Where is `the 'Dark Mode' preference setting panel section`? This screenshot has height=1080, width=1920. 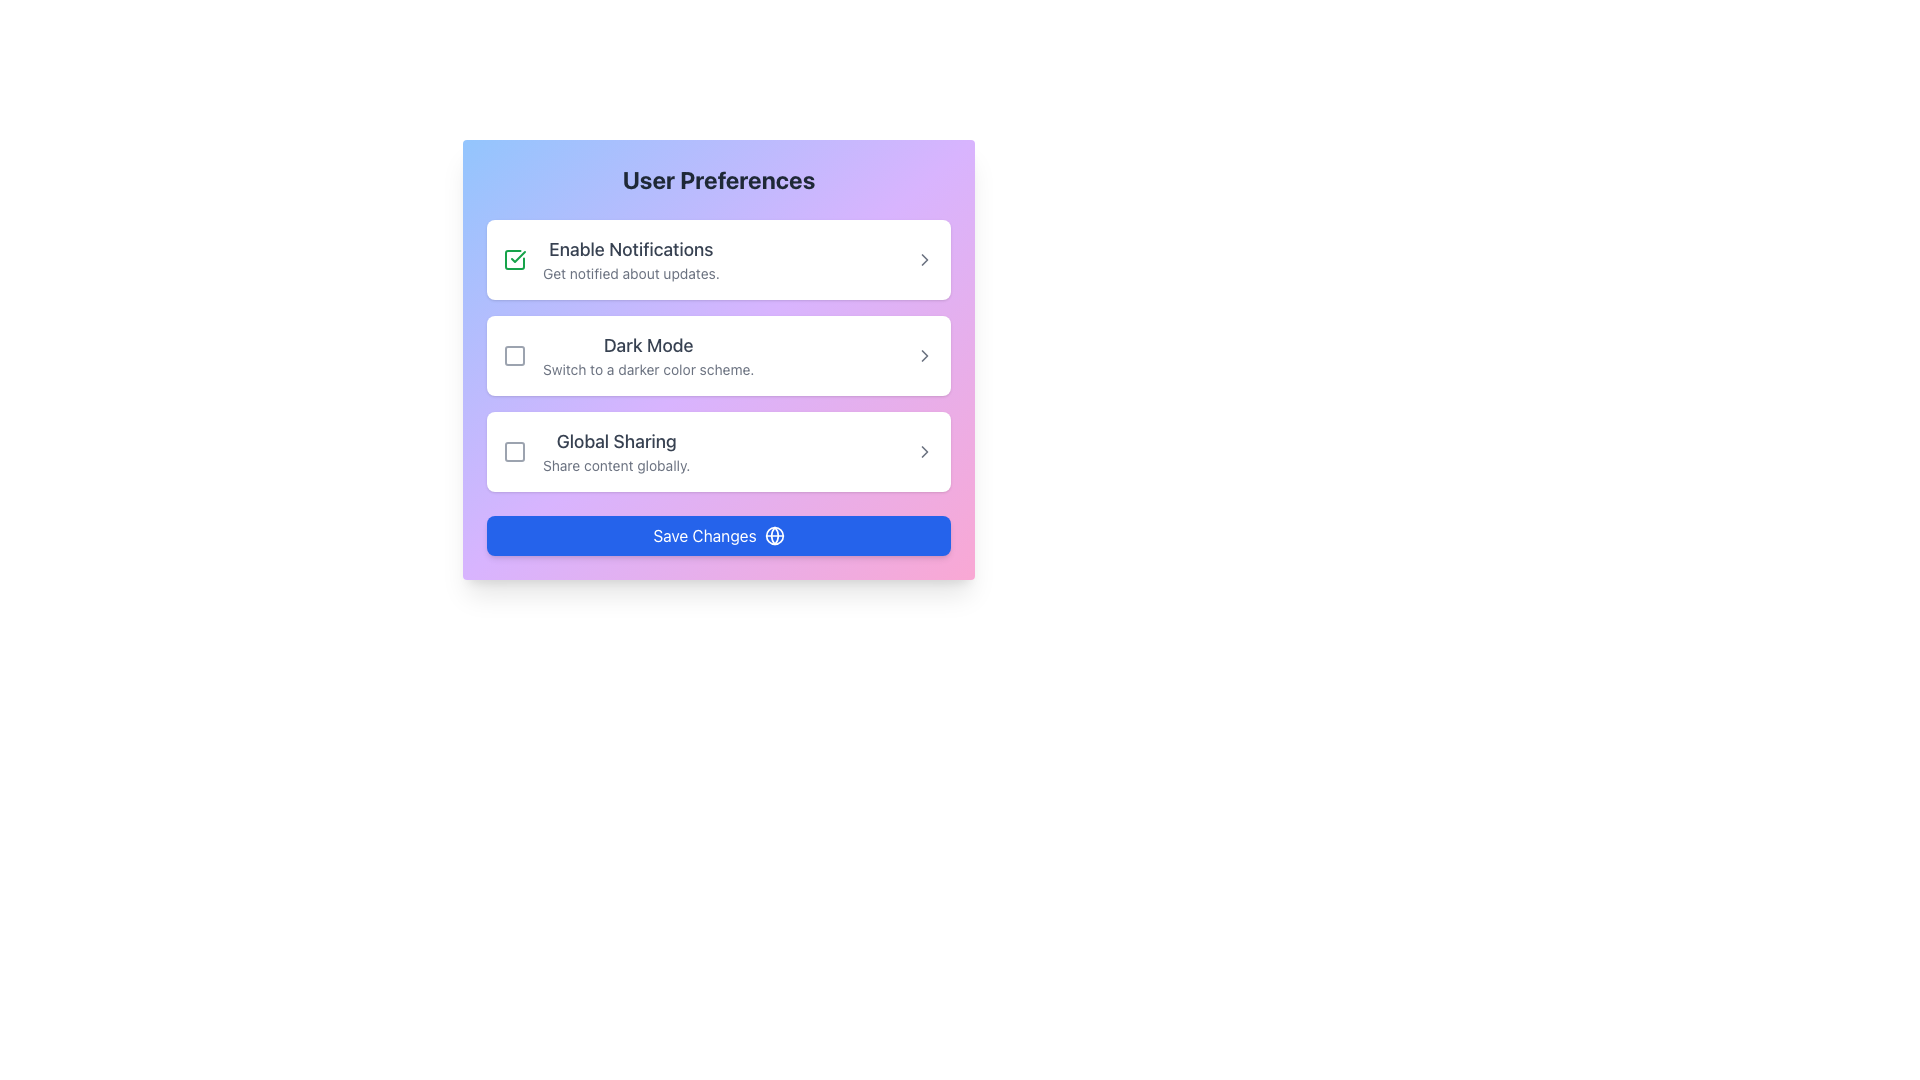 the 'Dark Mode' preference setting panel section is located at coordinates (719, 358).